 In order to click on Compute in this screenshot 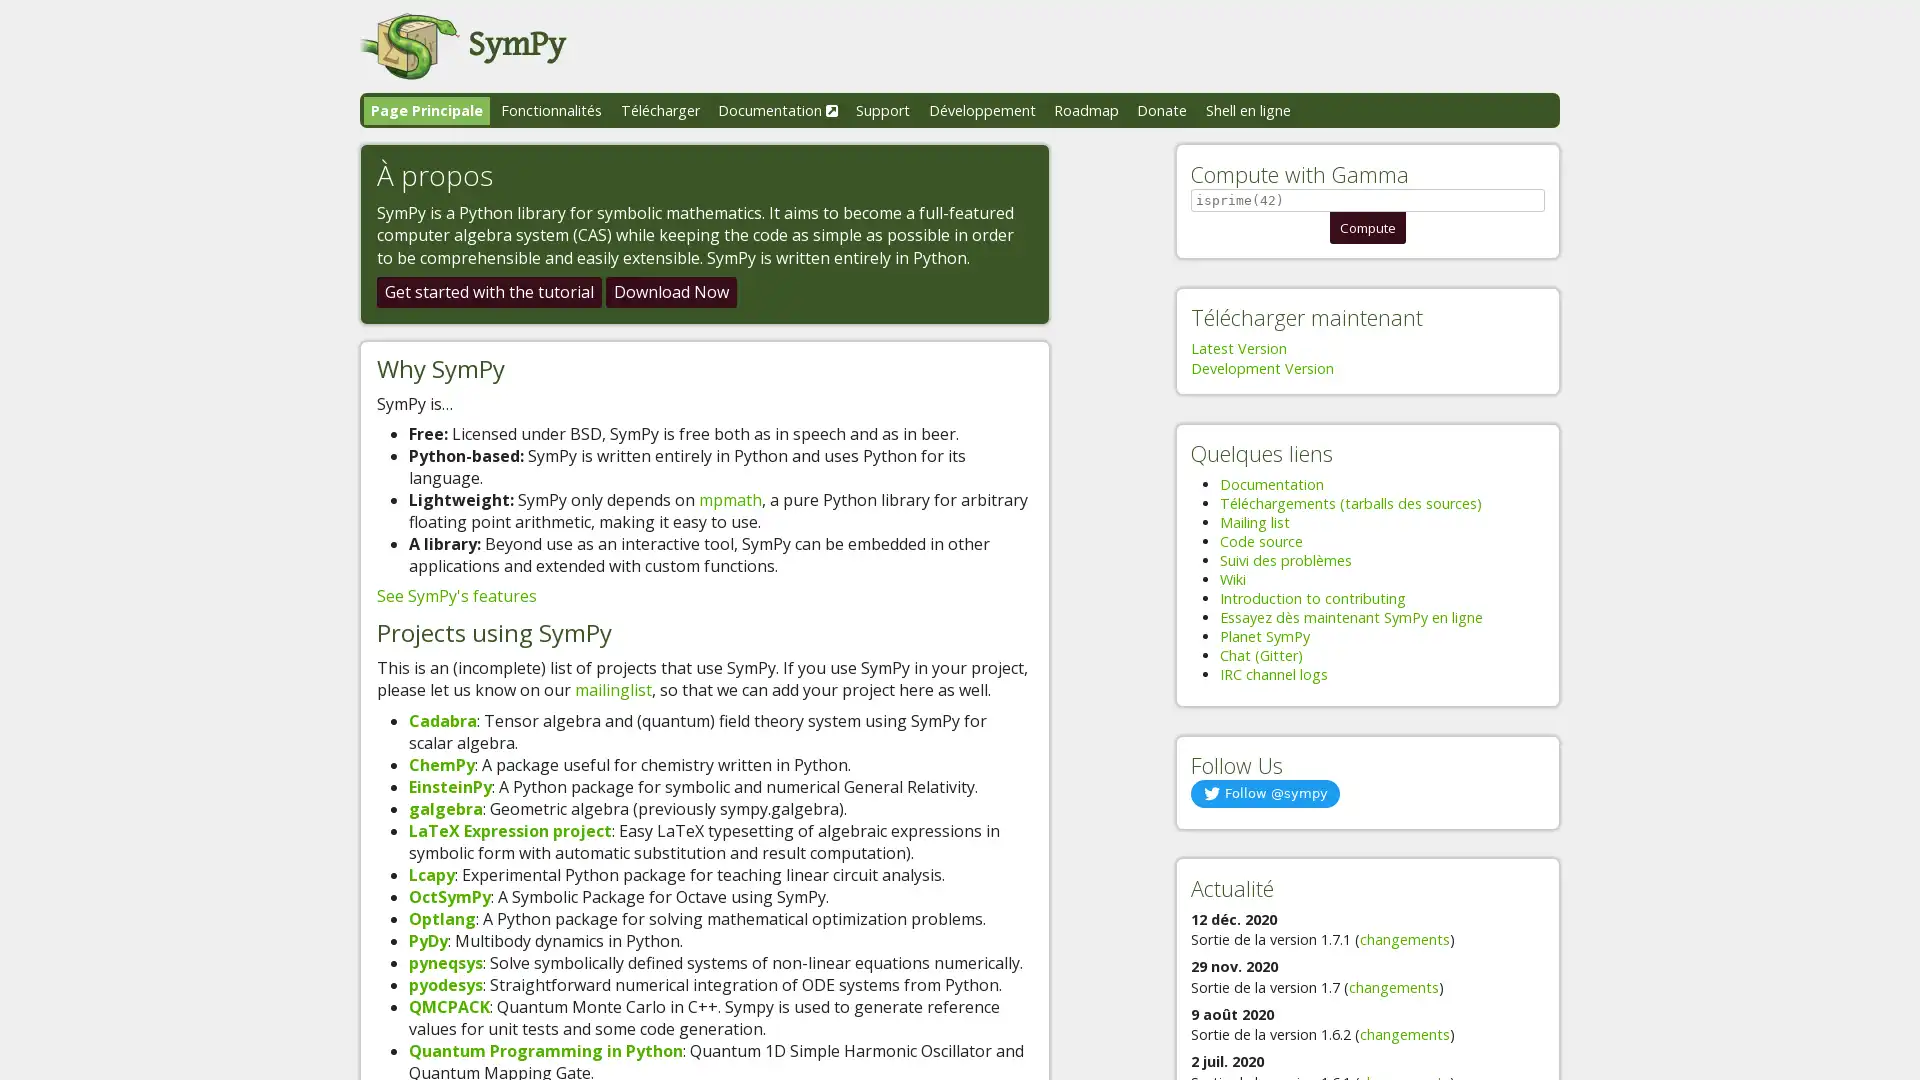, I will do `click(1367, 226)`.